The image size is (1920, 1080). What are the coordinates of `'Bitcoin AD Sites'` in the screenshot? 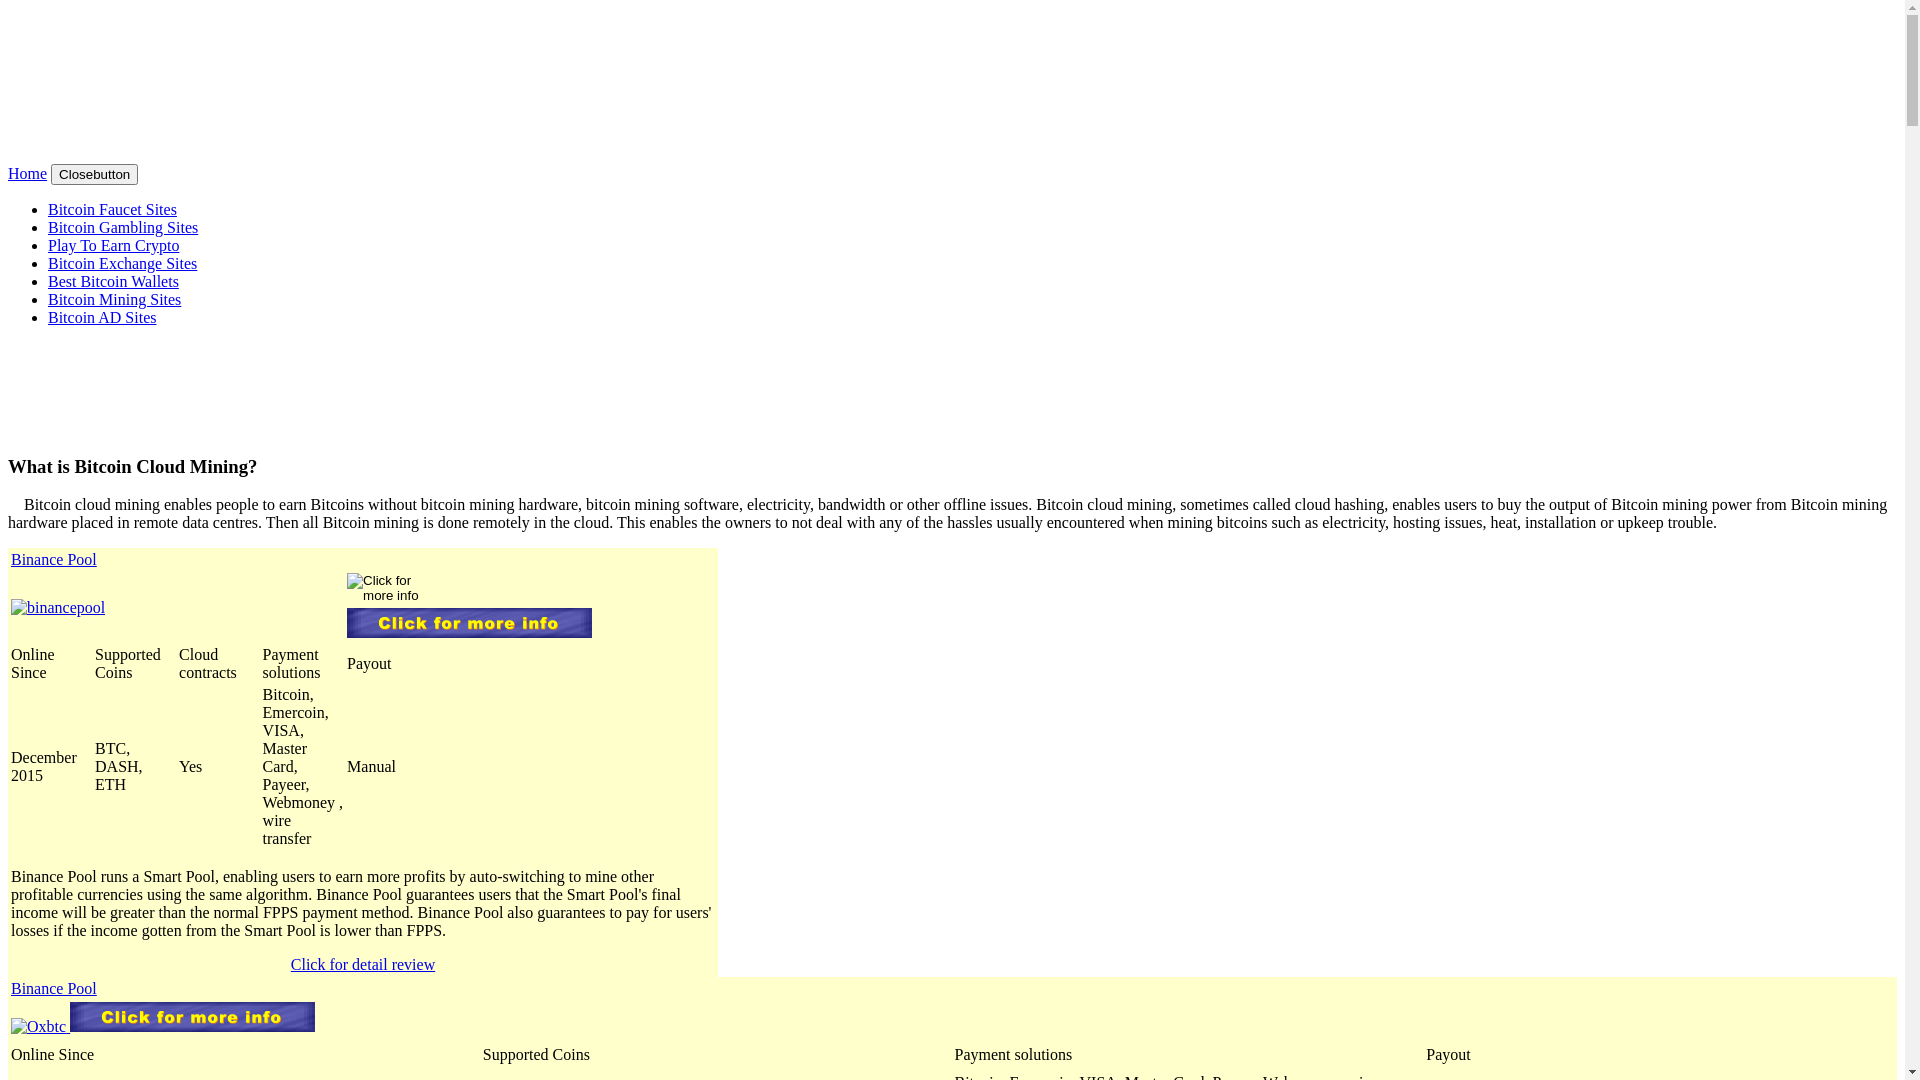 It's located at (100, 316).